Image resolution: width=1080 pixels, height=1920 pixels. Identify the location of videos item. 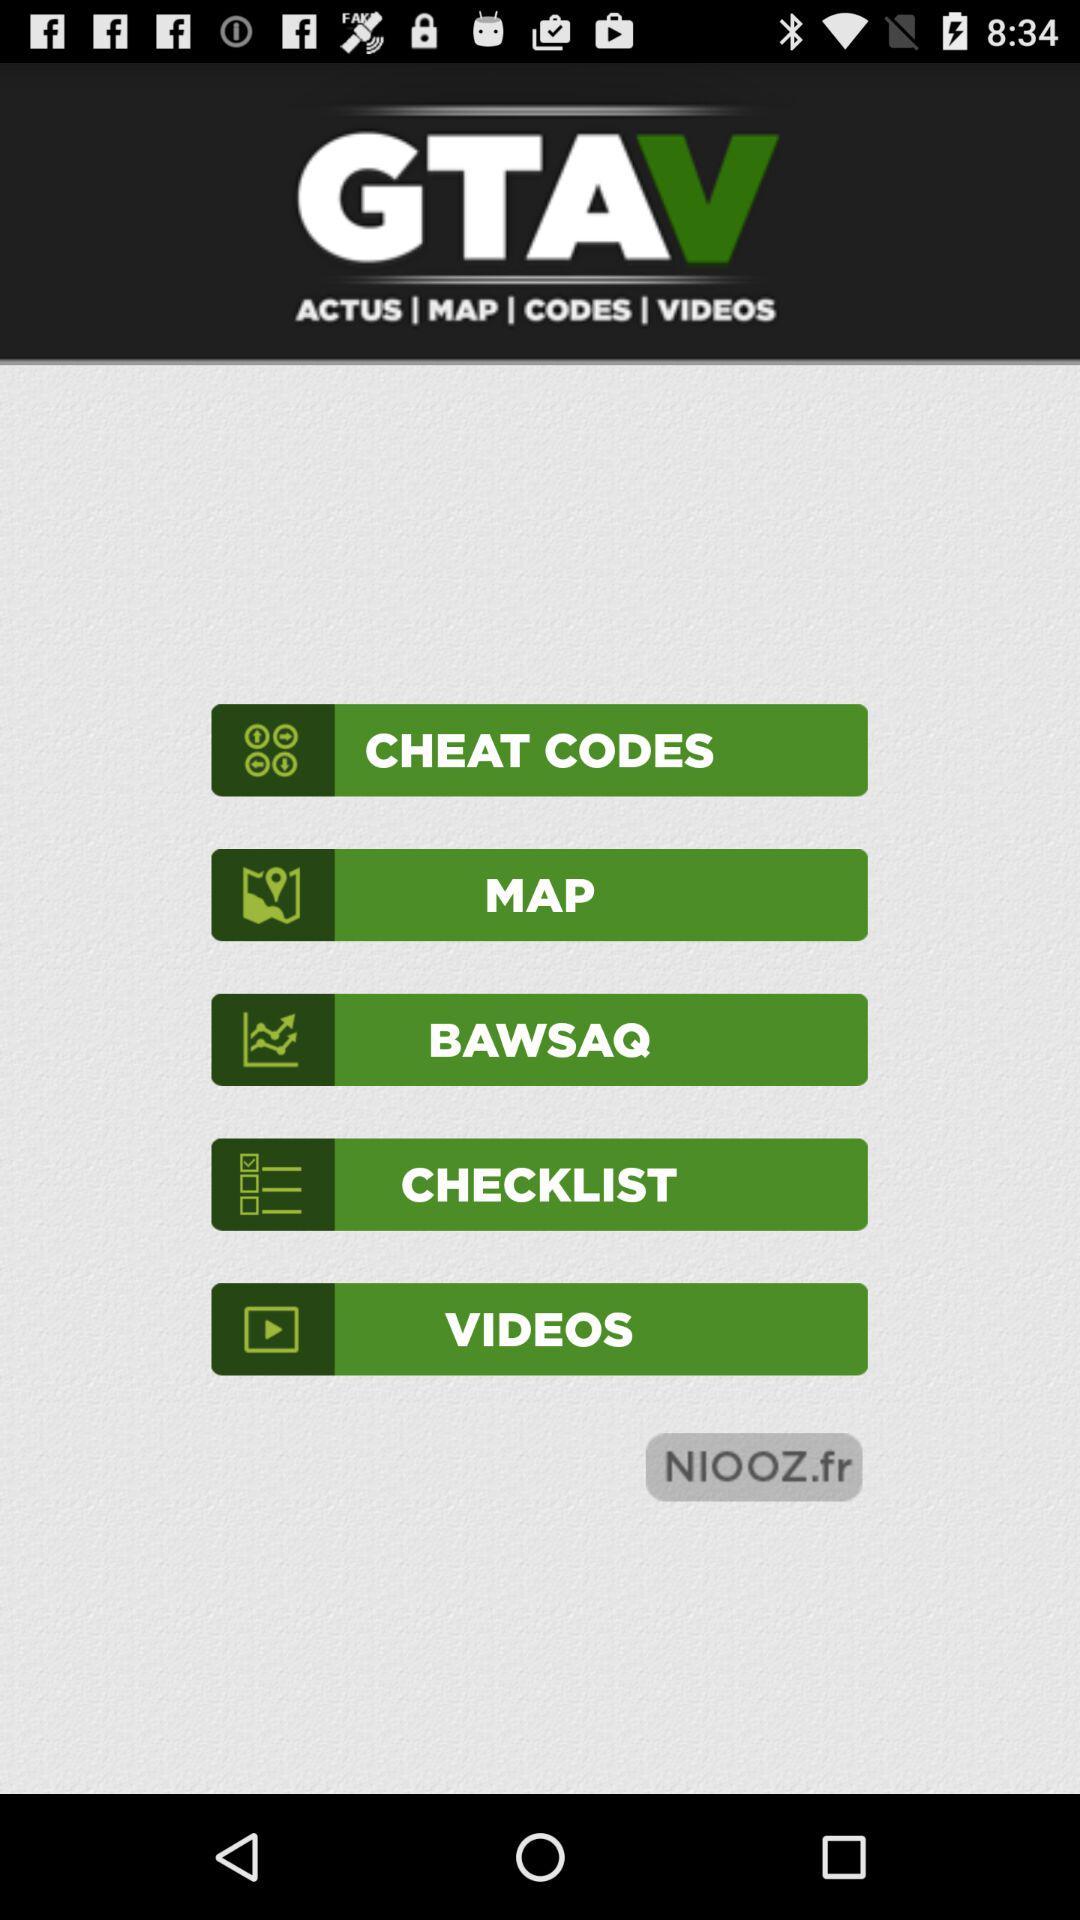
(538, 1329).